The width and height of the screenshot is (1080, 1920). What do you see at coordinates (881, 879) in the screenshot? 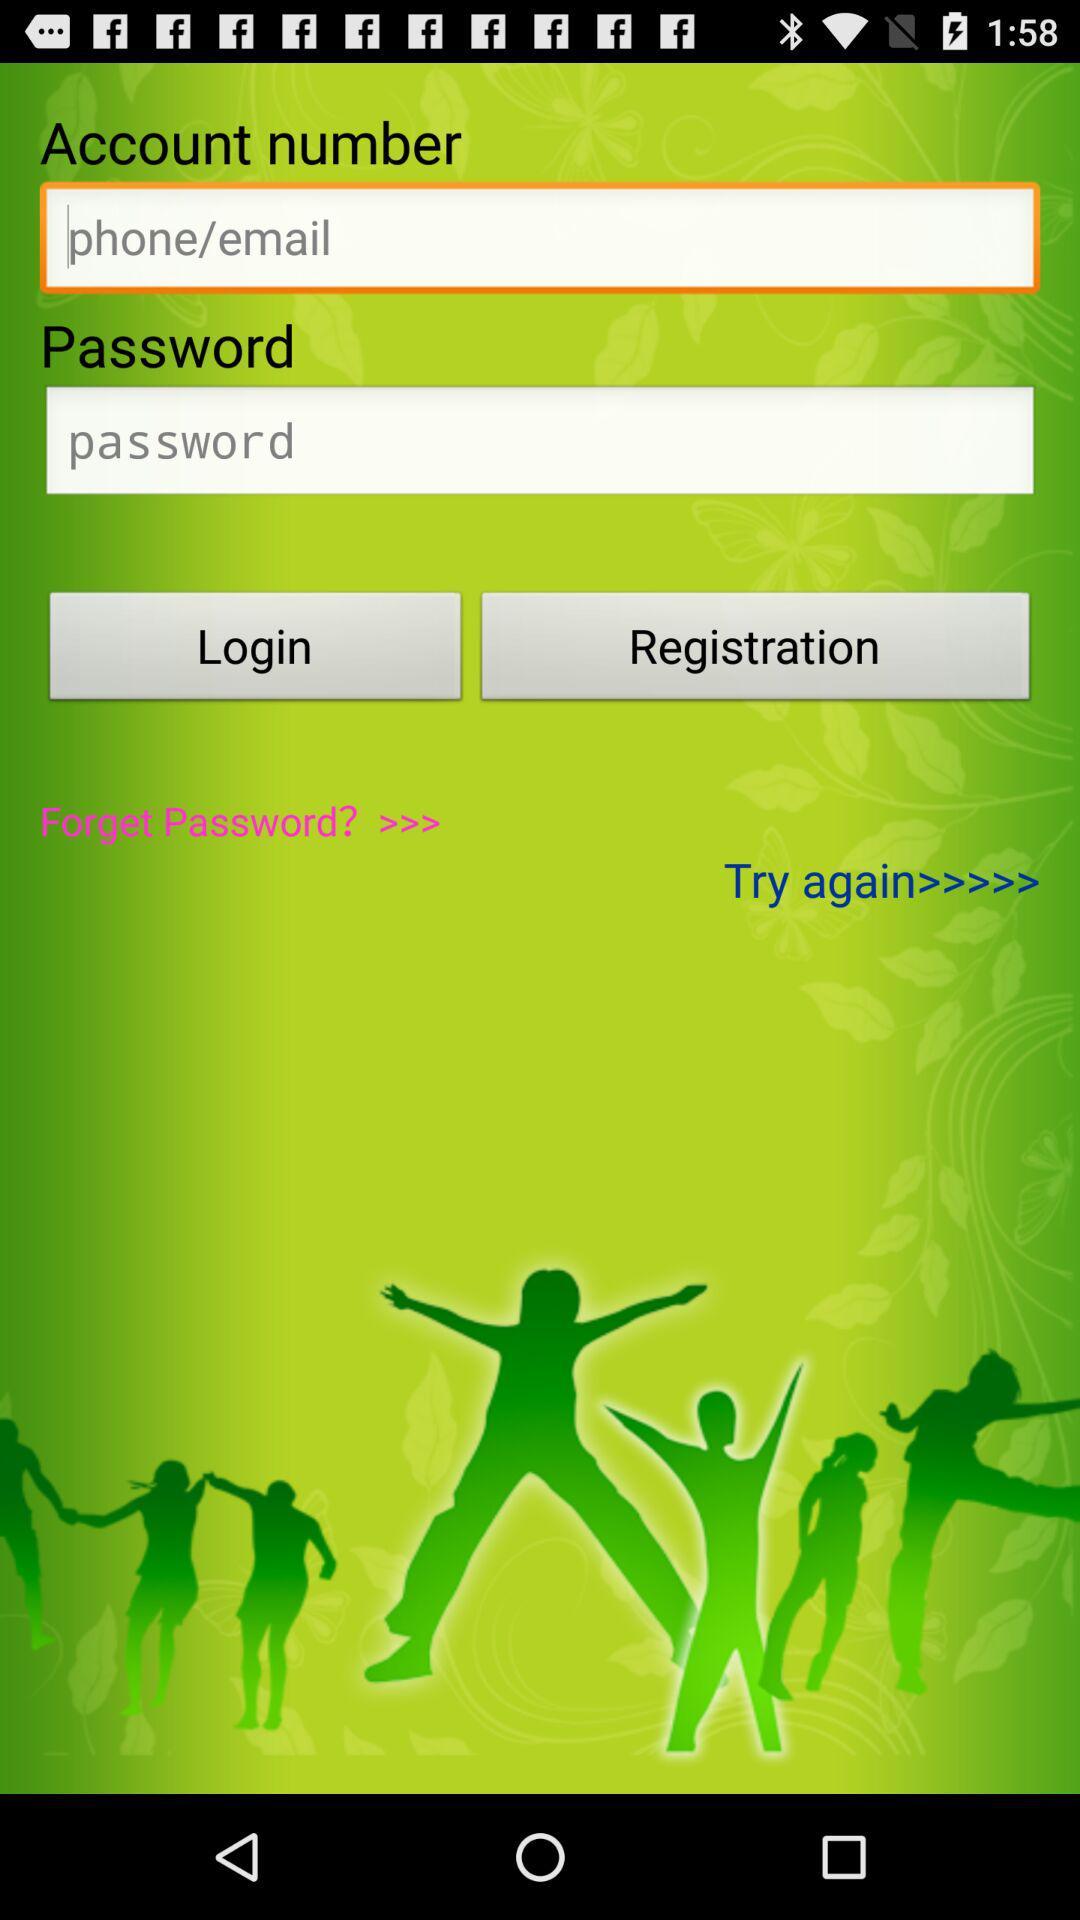
I see `the icon below registration` at bounding box center [881, 879].